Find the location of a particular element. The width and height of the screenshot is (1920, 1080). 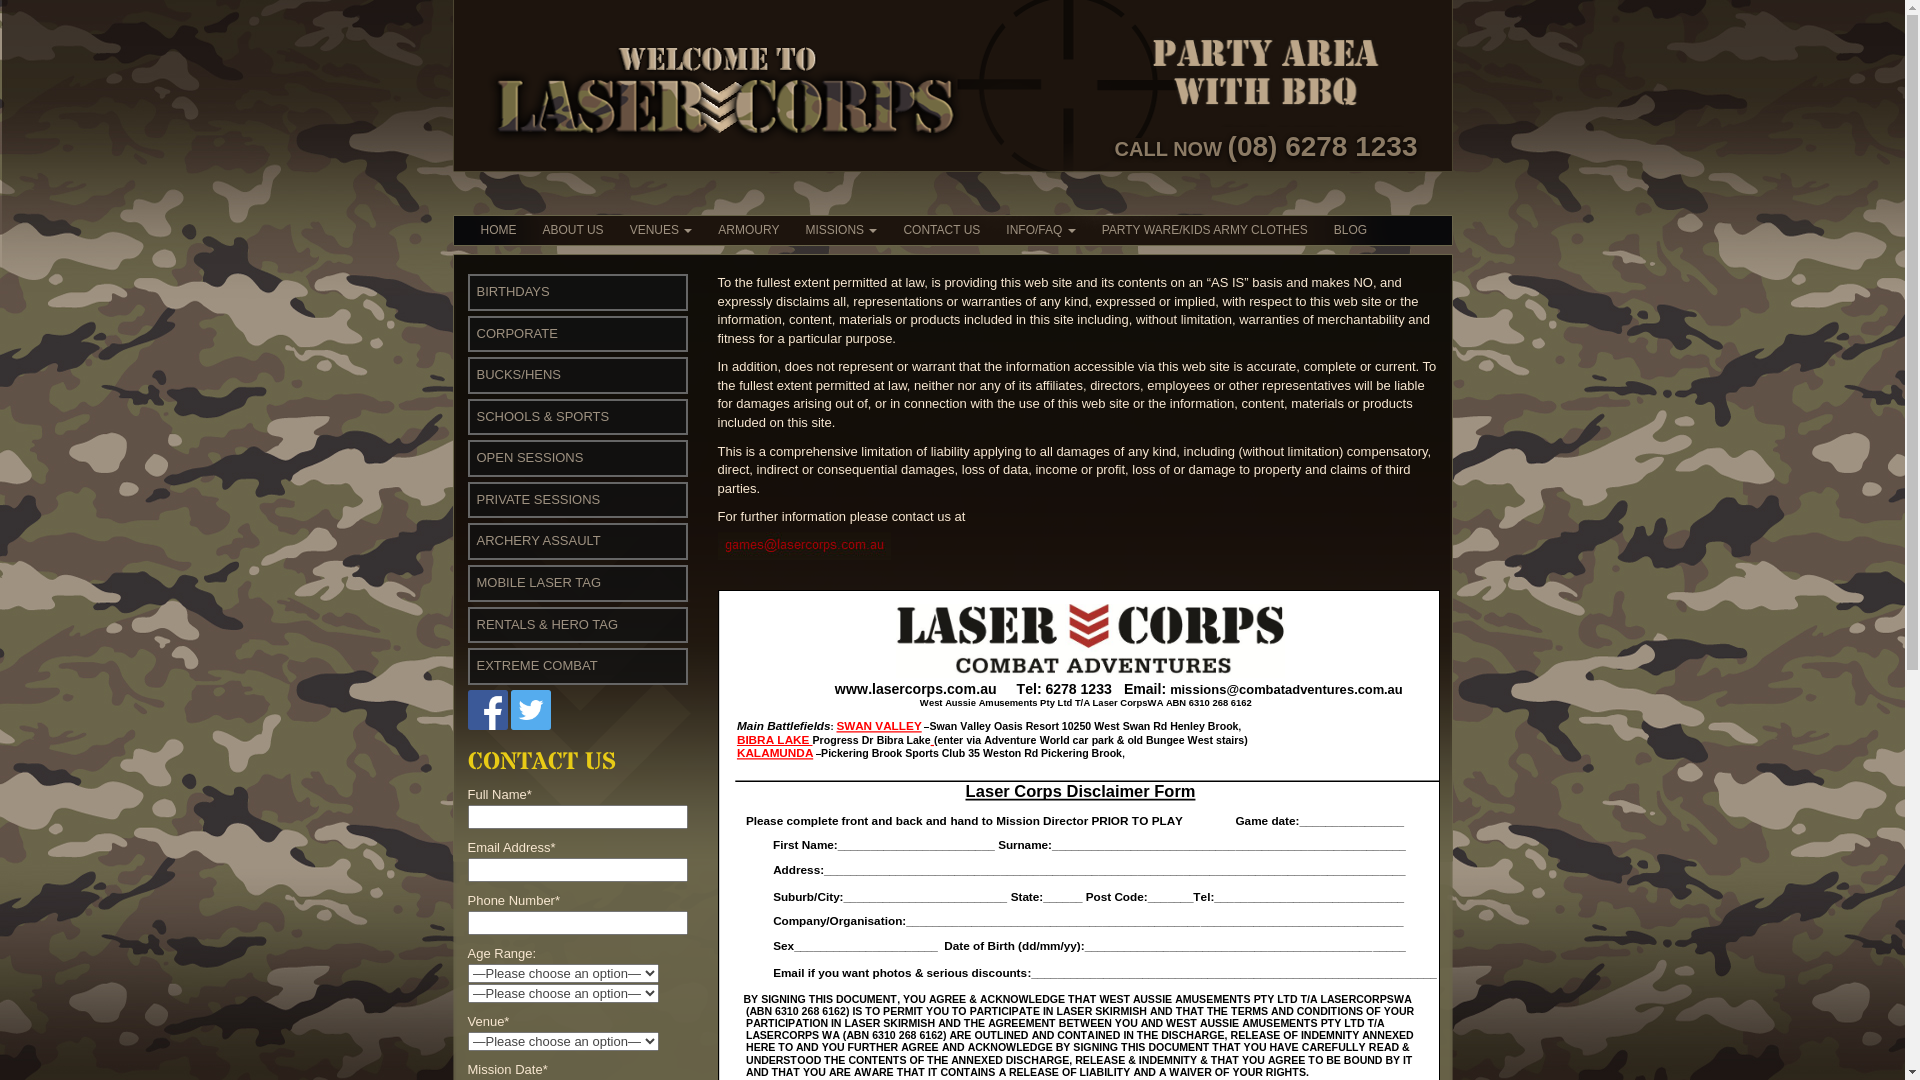

'RENTALS & HERO TAG' is located at coordinates (474, 623).